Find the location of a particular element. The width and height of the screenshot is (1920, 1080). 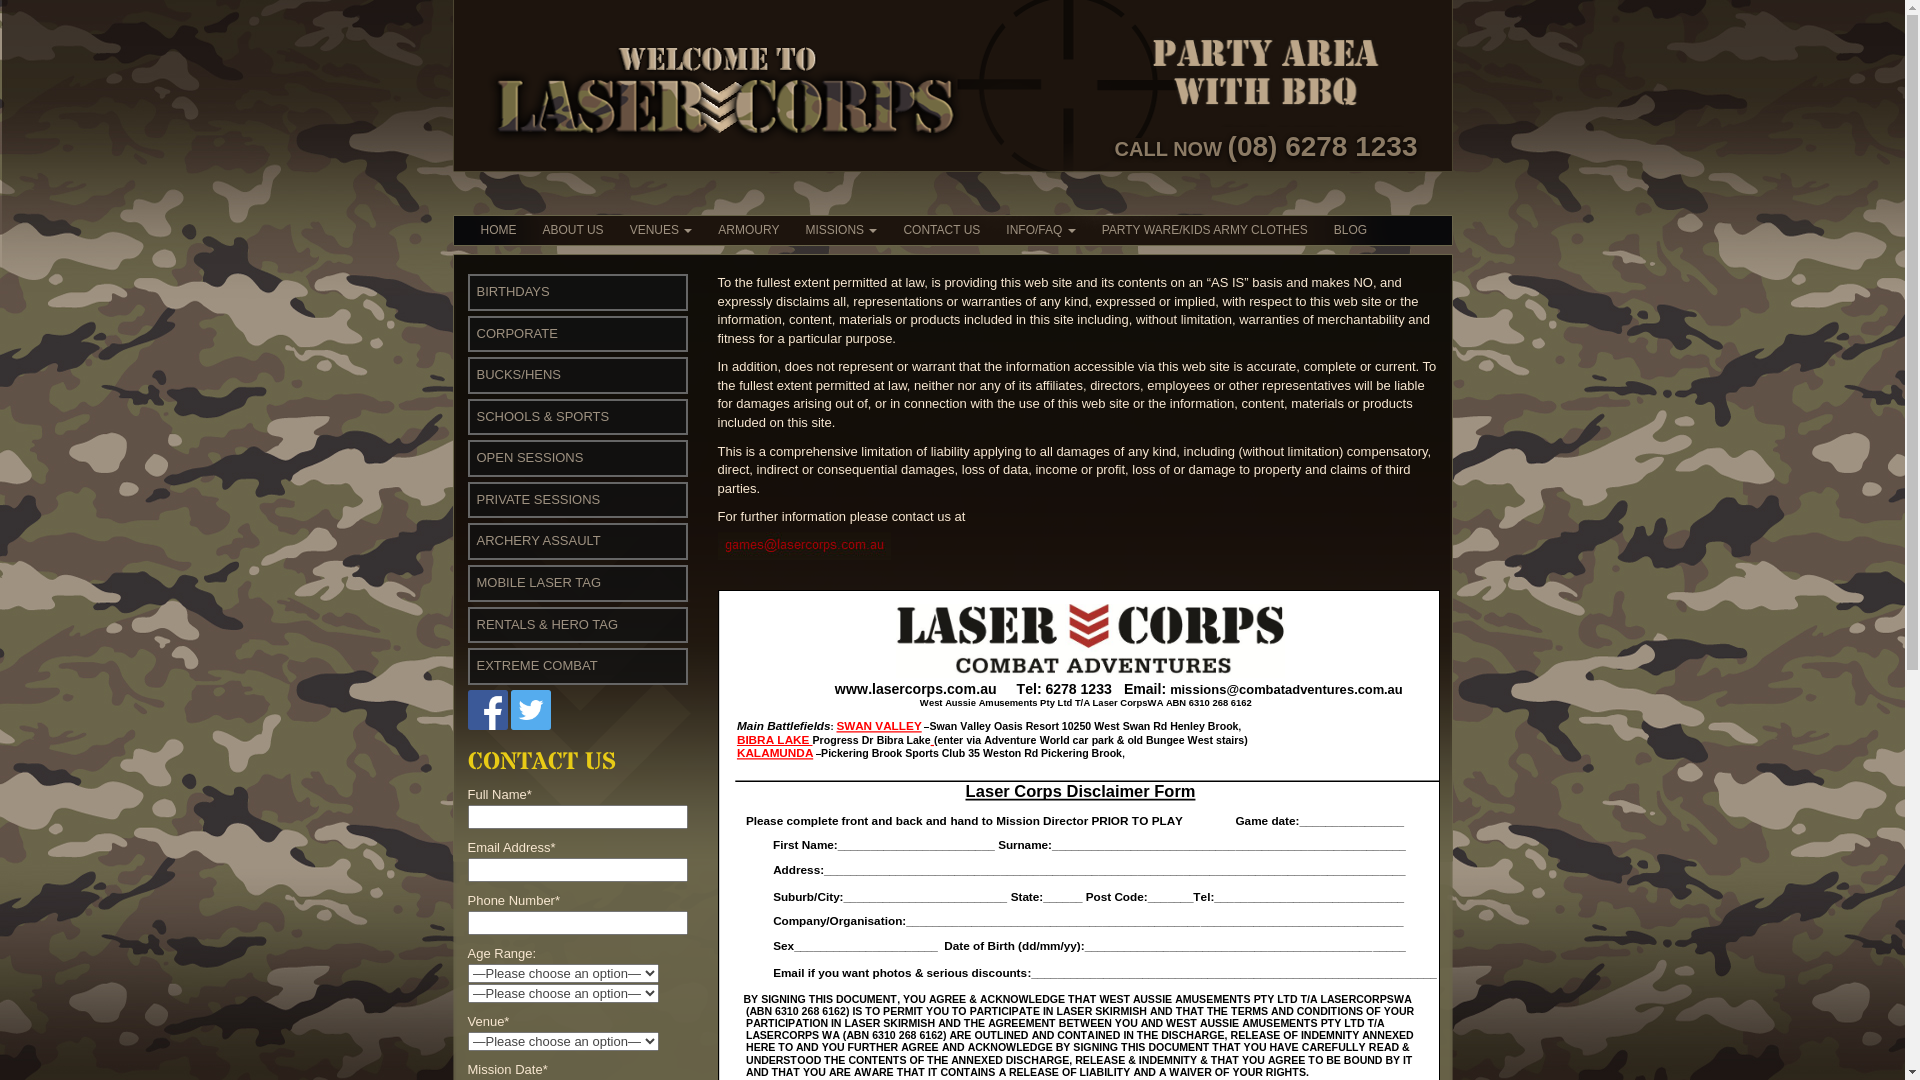

'RENTALS & HERO TAG' is located at coordinates (474, 623).